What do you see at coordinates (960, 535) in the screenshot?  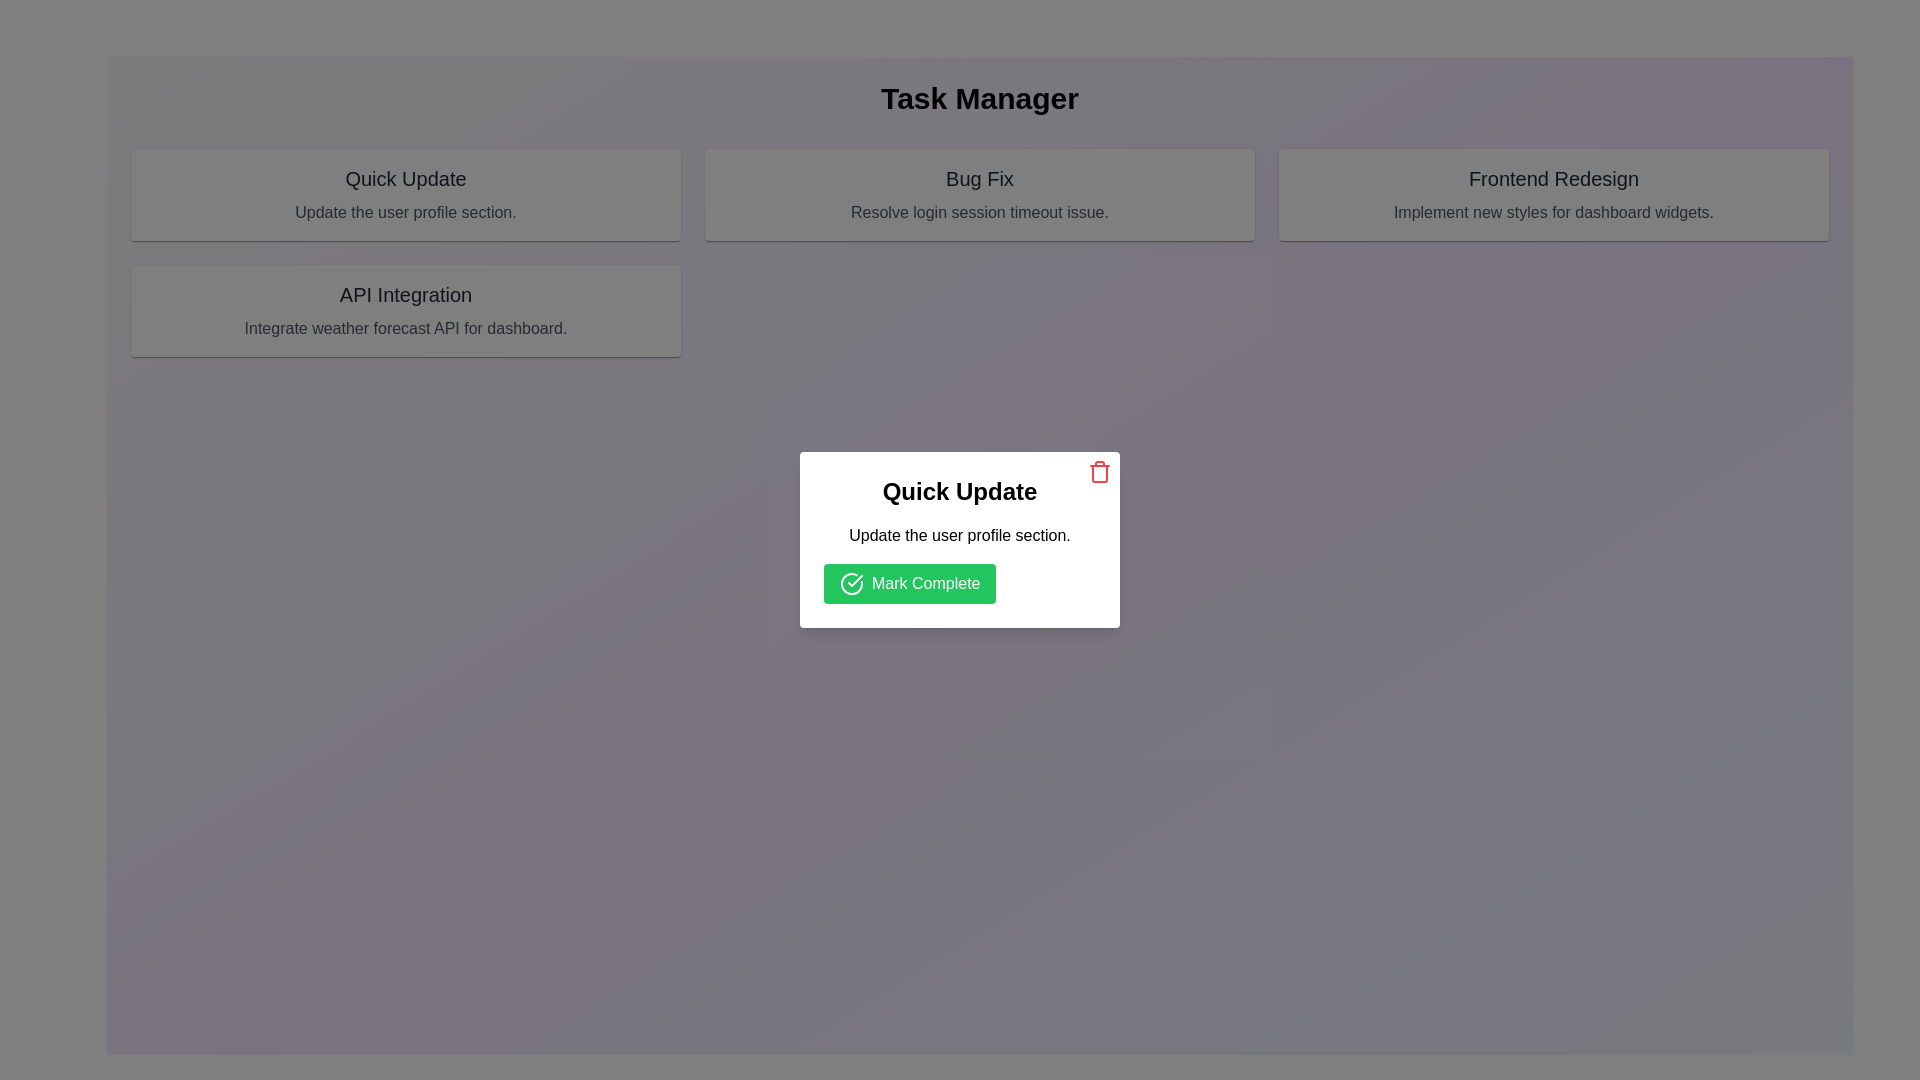 I see `the text element displaying static content that provides instructions related to the quick update action, located between the bolded text 'Quick Update' and the green button labeled 'Mark Complete'` at bounding box center [960, 535].